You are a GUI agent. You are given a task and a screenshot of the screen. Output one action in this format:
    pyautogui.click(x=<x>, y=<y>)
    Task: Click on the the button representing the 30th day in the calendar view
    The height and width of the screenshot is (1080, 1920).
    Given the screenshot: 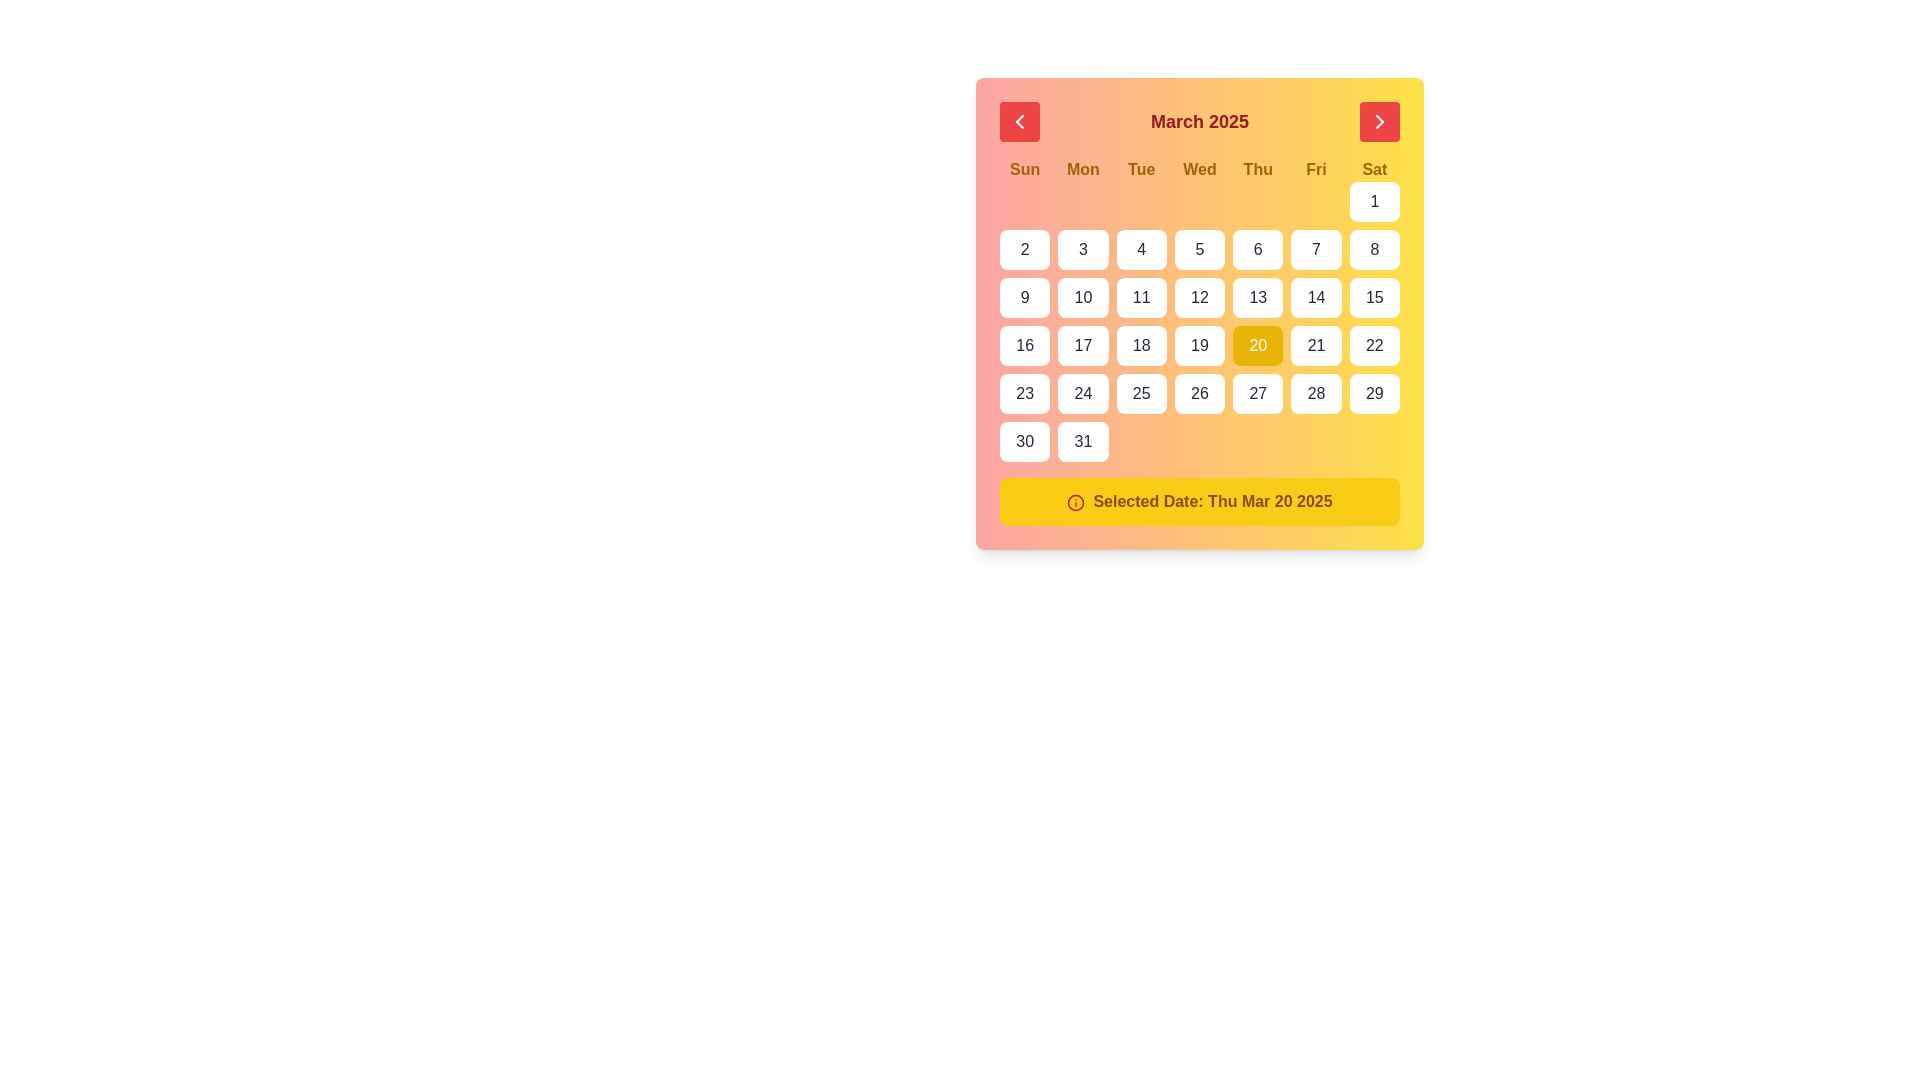 What is the action you would take?
    pyautogui.click(x=1025, y=441)
    